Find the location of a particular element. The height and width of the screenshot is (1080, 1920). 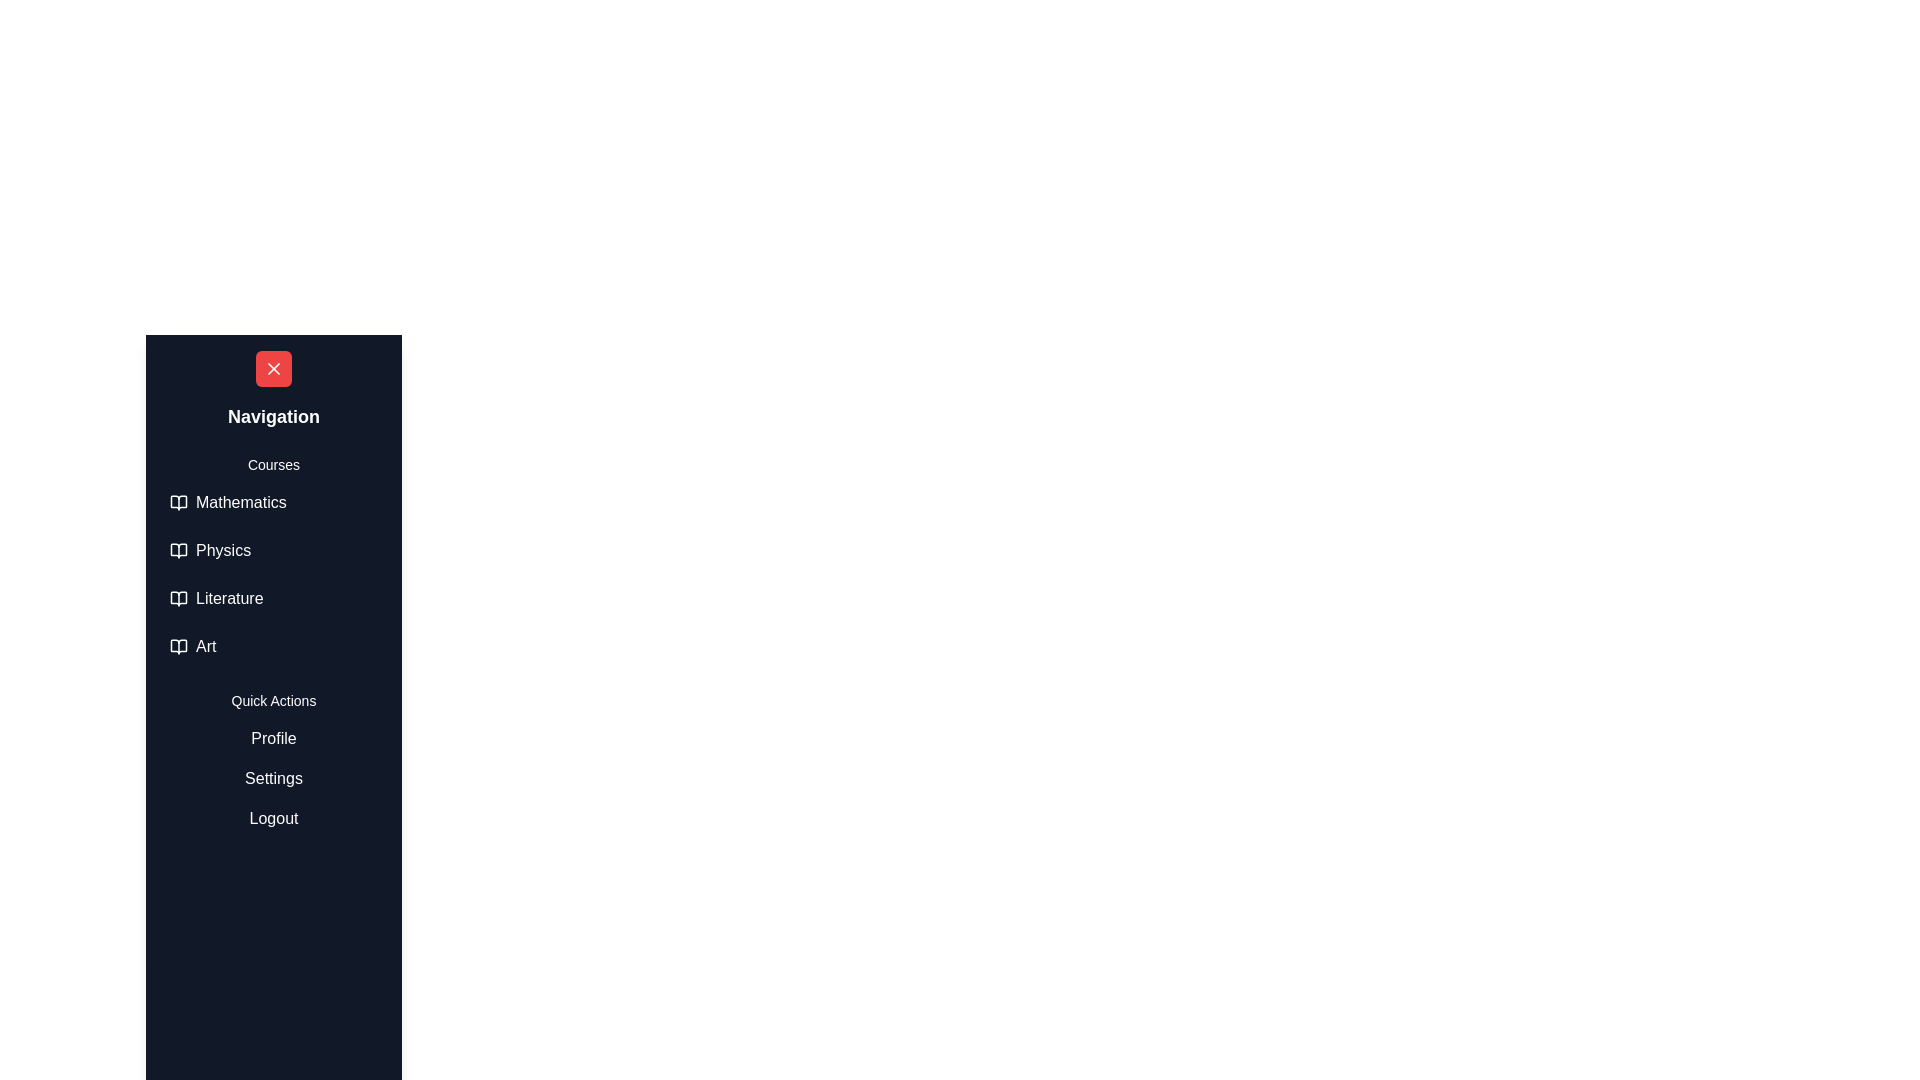

the 'Physics' navigation item in the sidebar is located at coordinates (272, 551).